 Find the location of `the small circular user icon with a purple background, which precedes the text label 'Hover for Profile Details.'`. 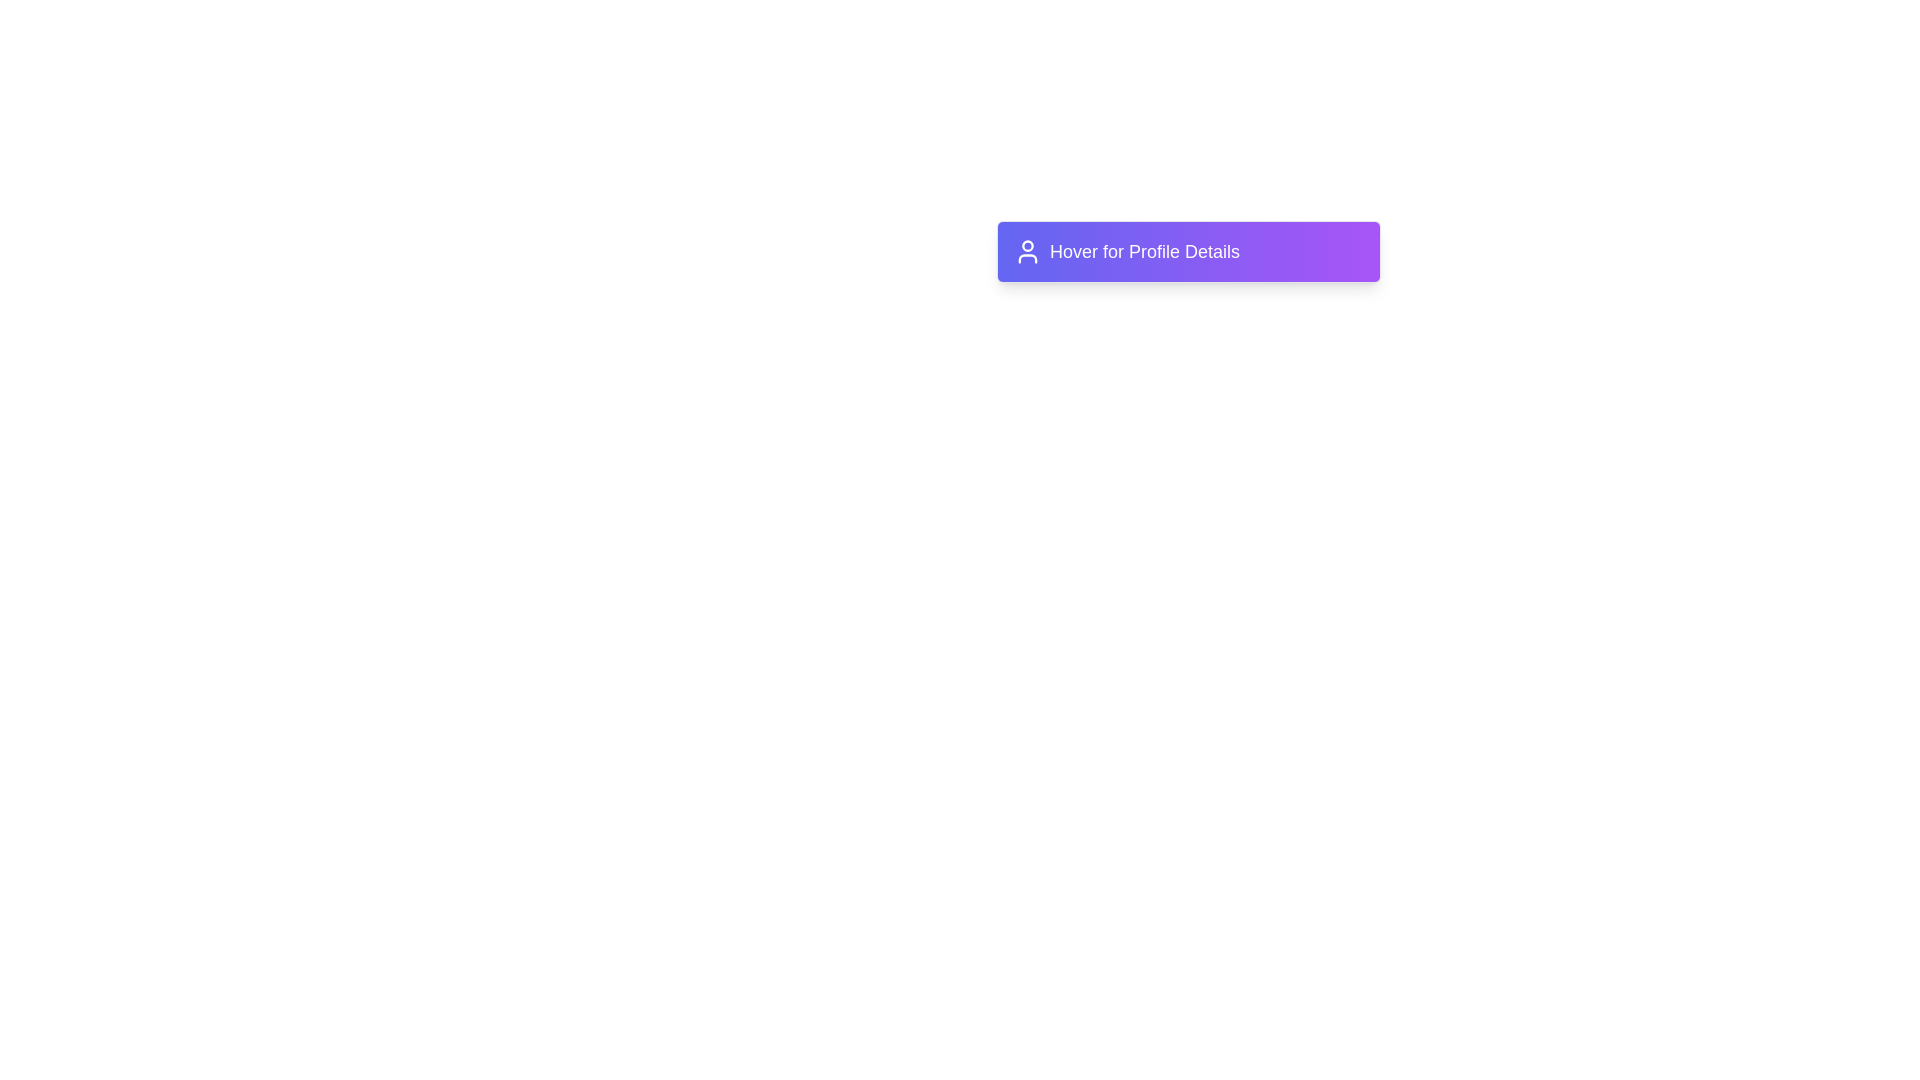

the small circular user icon with a purple background, which precedes the text label 'Hover for Profile Details.' is located at coordinates (1027, 250).